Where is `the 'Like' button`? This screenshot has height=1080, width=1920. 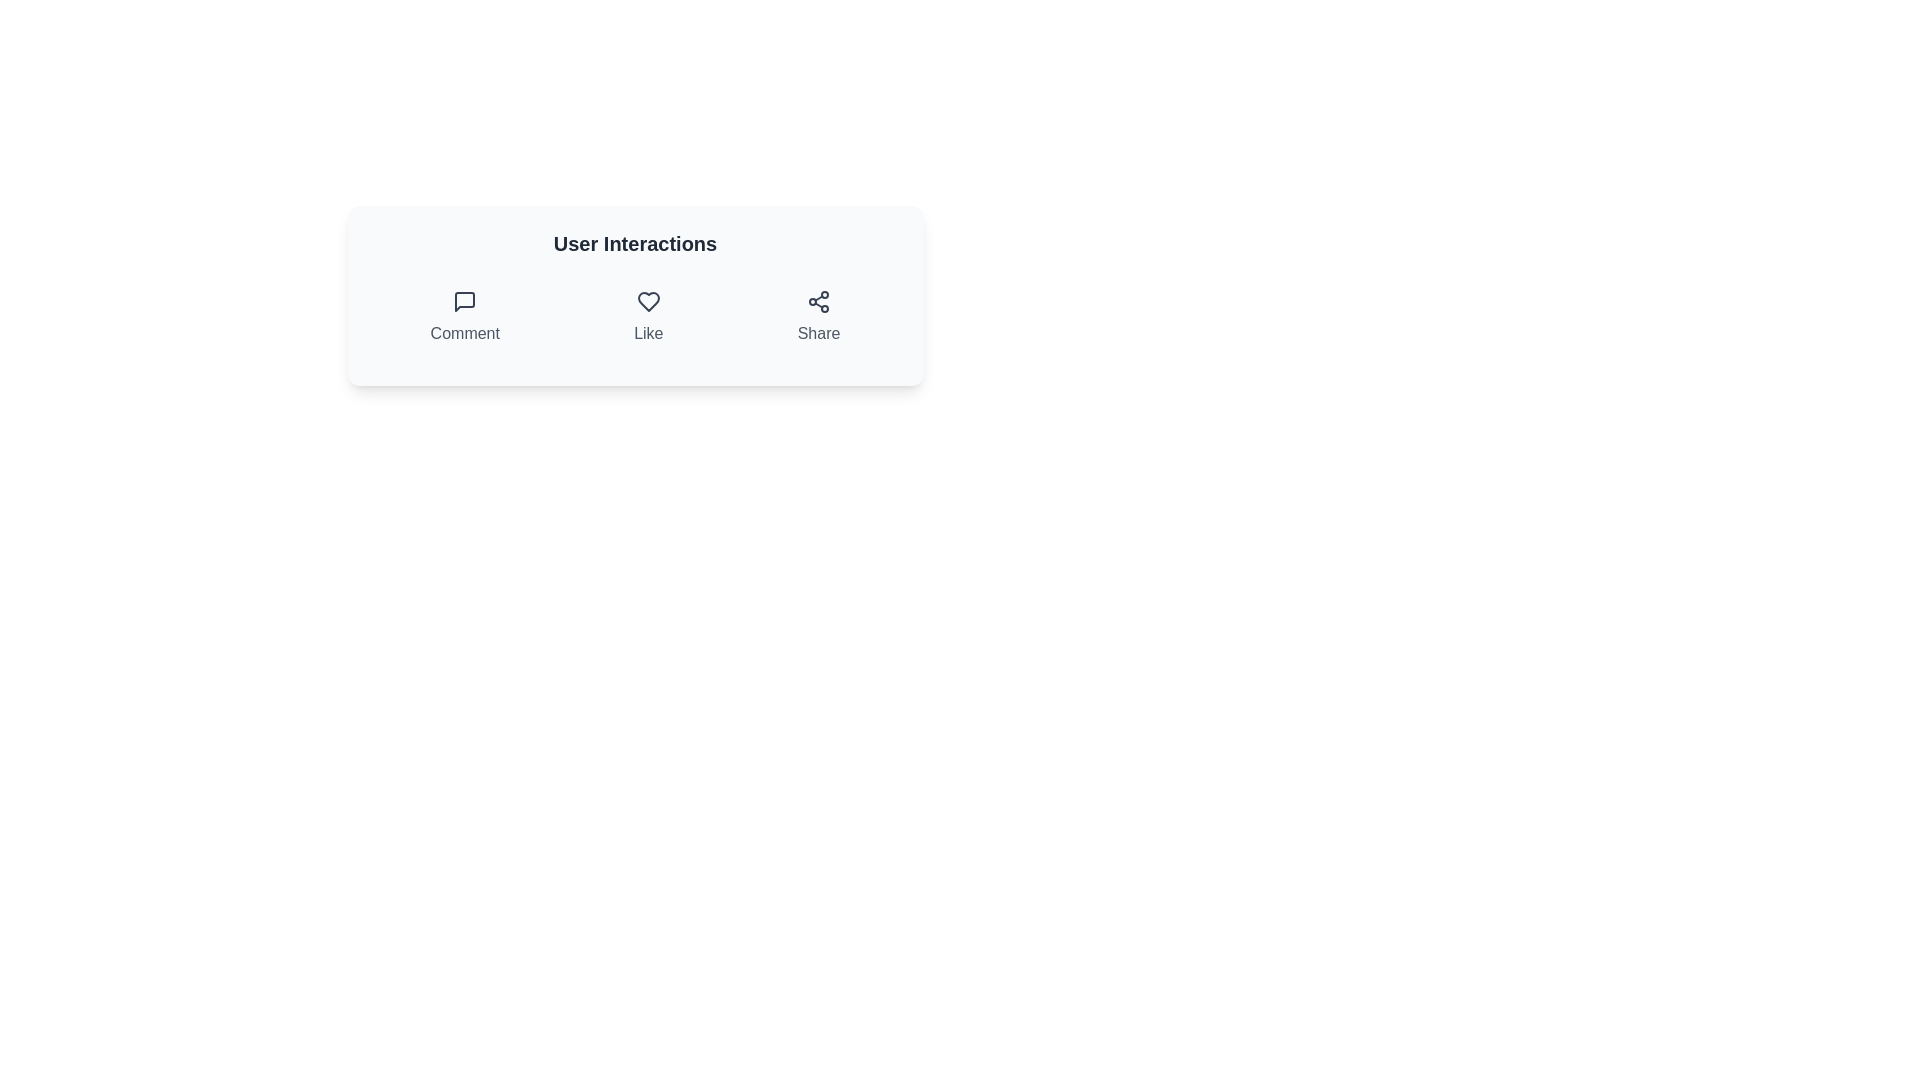
the 'Like' button is located at coordinates (648, 316).